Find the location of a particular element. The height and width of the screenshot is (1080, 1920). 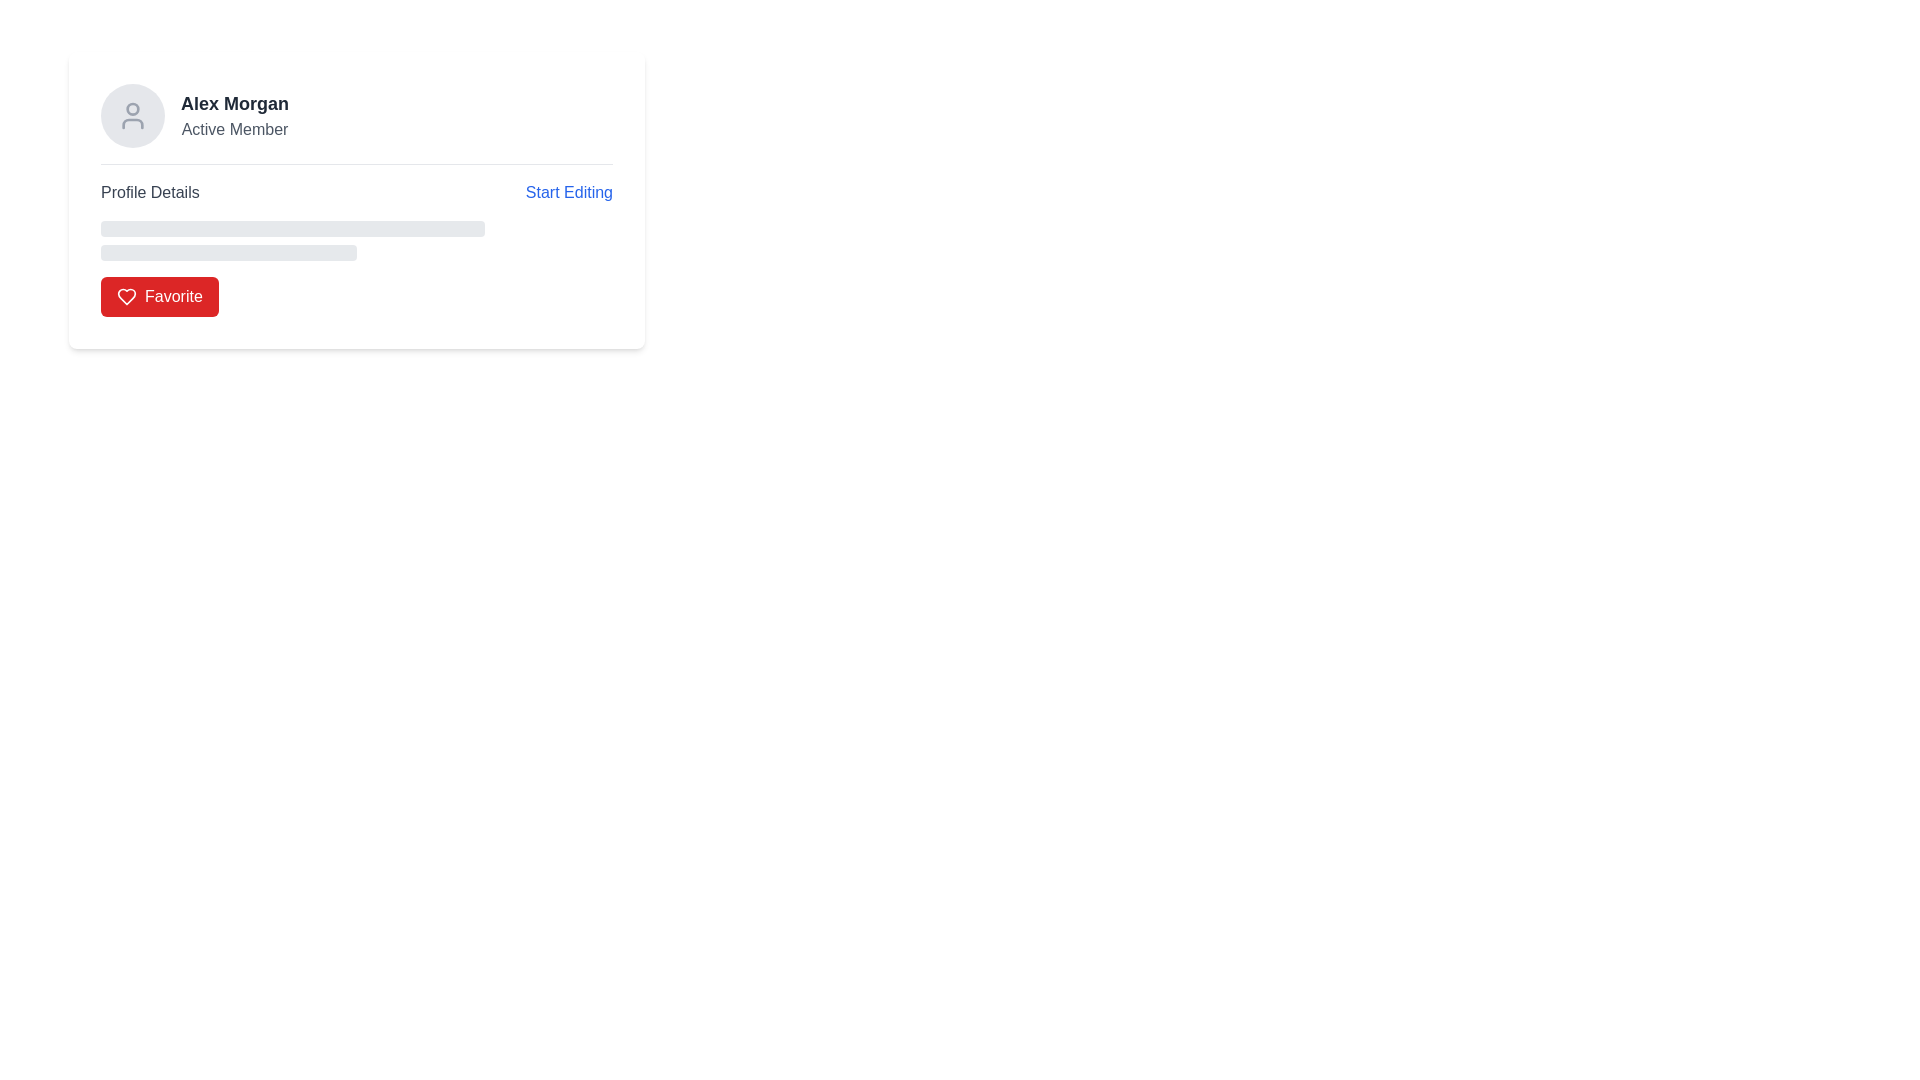

the text label 'Active Member' which is styled in gray and located directly below 'Alex Morgan' in the profile card is located at coordinates (235, 130).